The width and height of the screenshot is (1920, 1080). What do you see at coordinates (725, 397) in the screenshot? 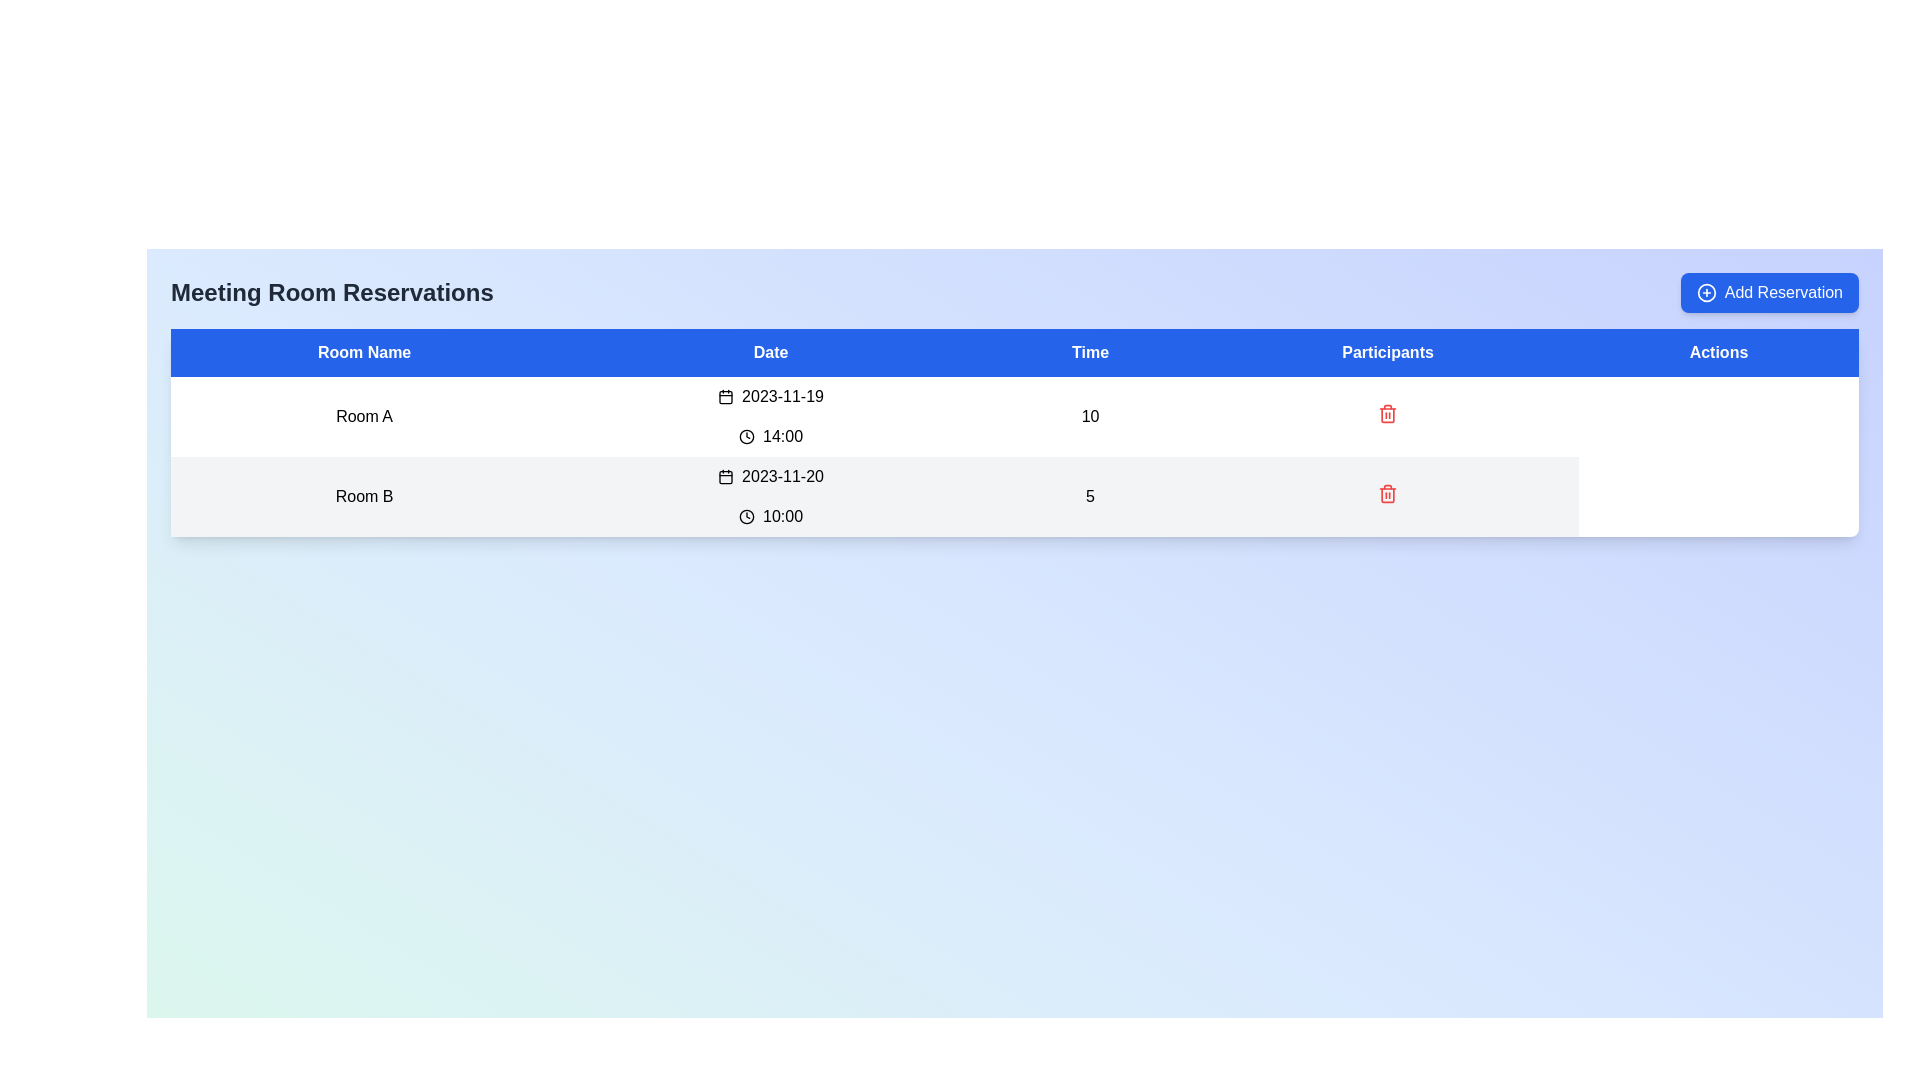
I see `the calendar icon located in the 'Date' column of the first row in the 'Meeting Room Reservations' table, positioned to the left of the date '2023-11-19'` at bounding box center [725, 397].